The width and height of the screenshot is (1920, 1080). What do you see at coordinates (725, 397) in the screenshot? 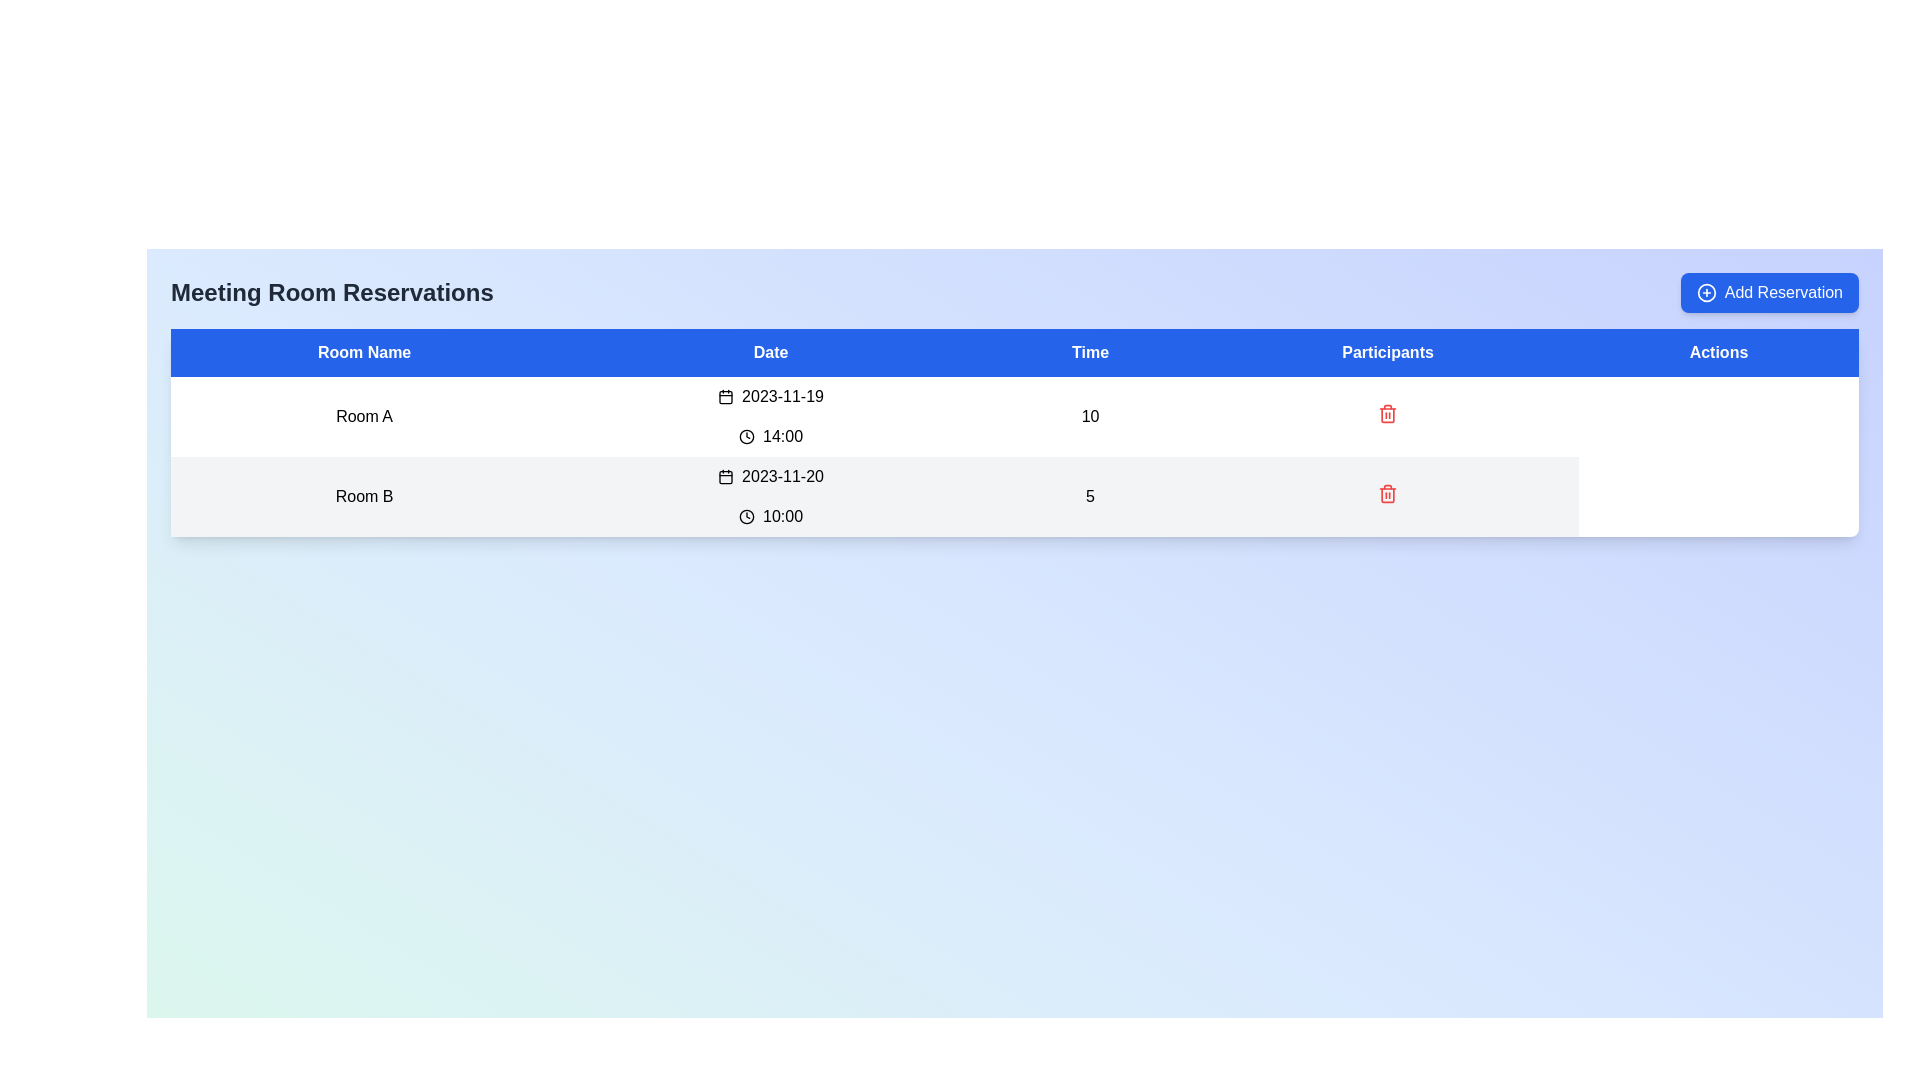
I see `the calendar icon located in the 'Date' column of the first row in the 'Meeting Room Reservations' table, positioned to the left of the date '2023-11-19'` at bounding box center [725, 397].